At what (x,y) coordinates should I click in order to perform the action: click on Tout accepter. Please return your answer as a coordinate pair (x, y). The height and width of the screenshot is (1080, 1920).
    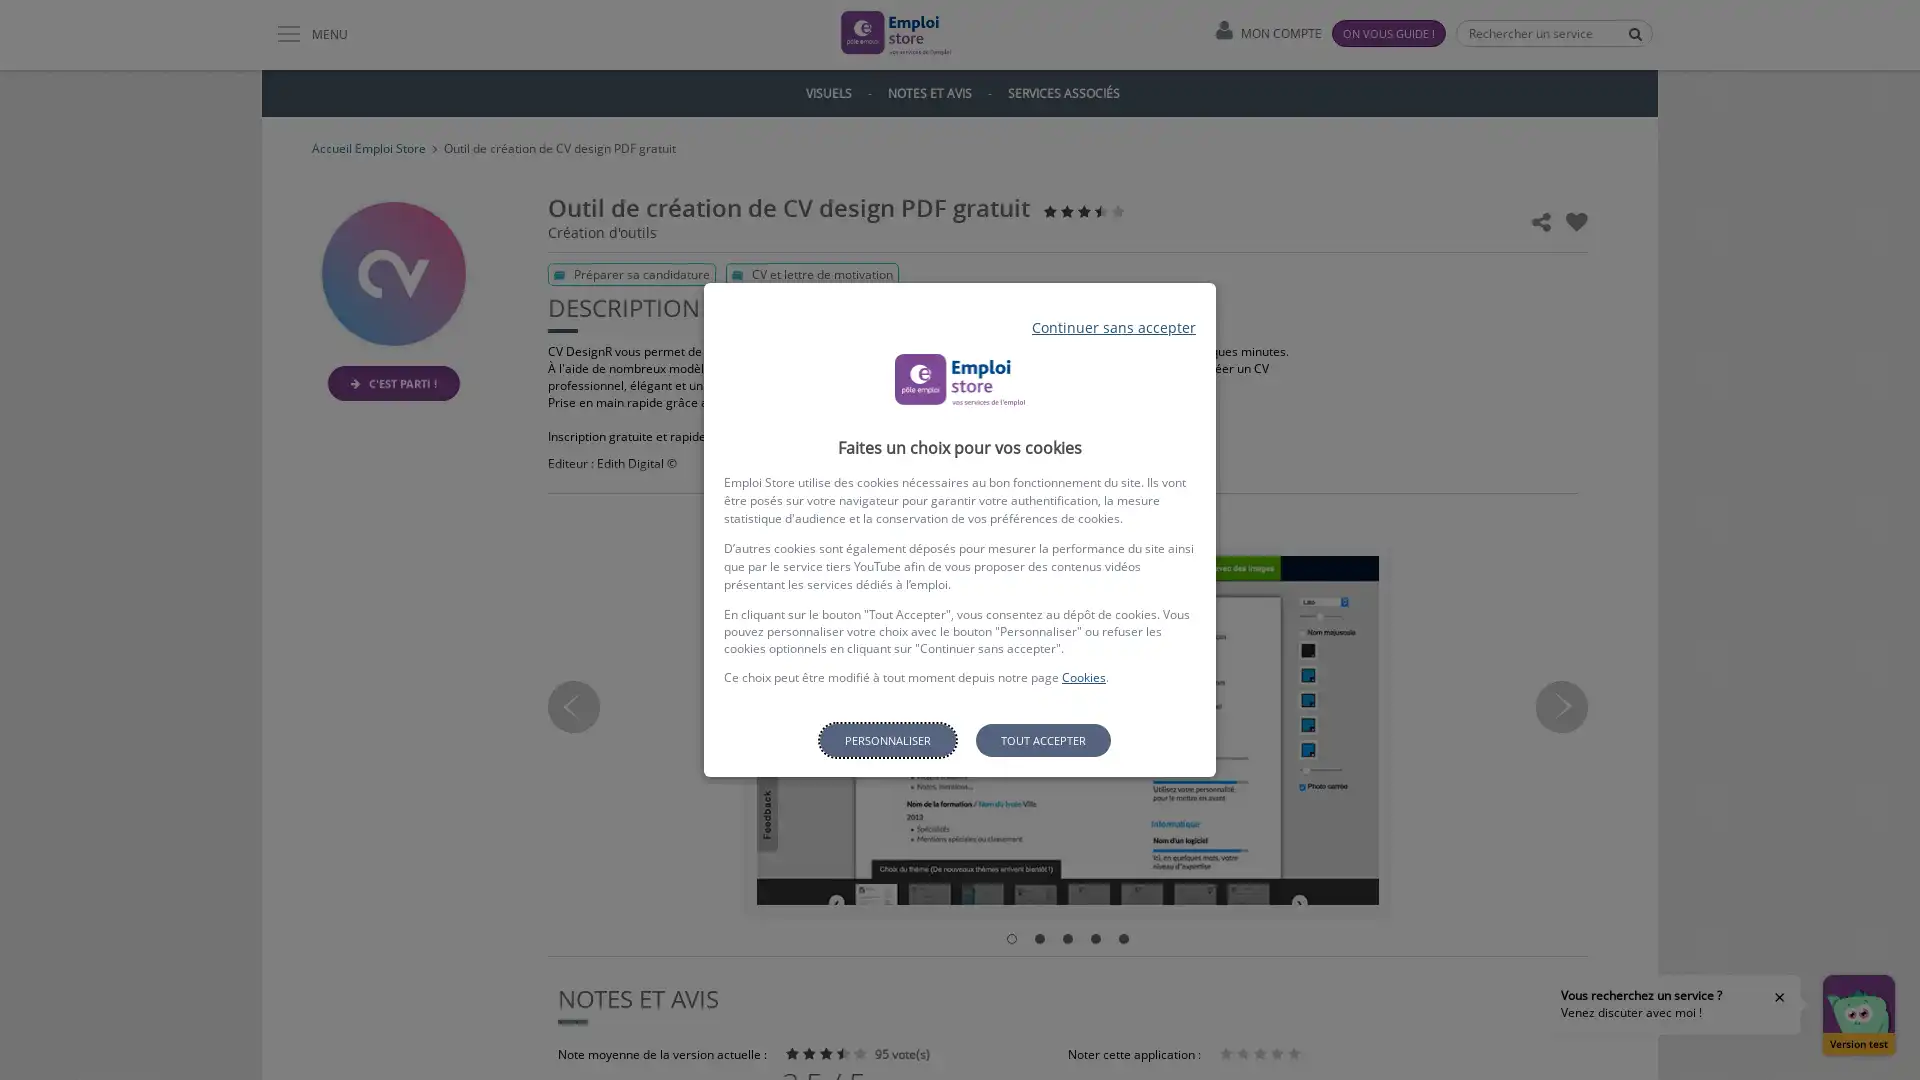
    Looking at the image, I should click on (1041, 740).